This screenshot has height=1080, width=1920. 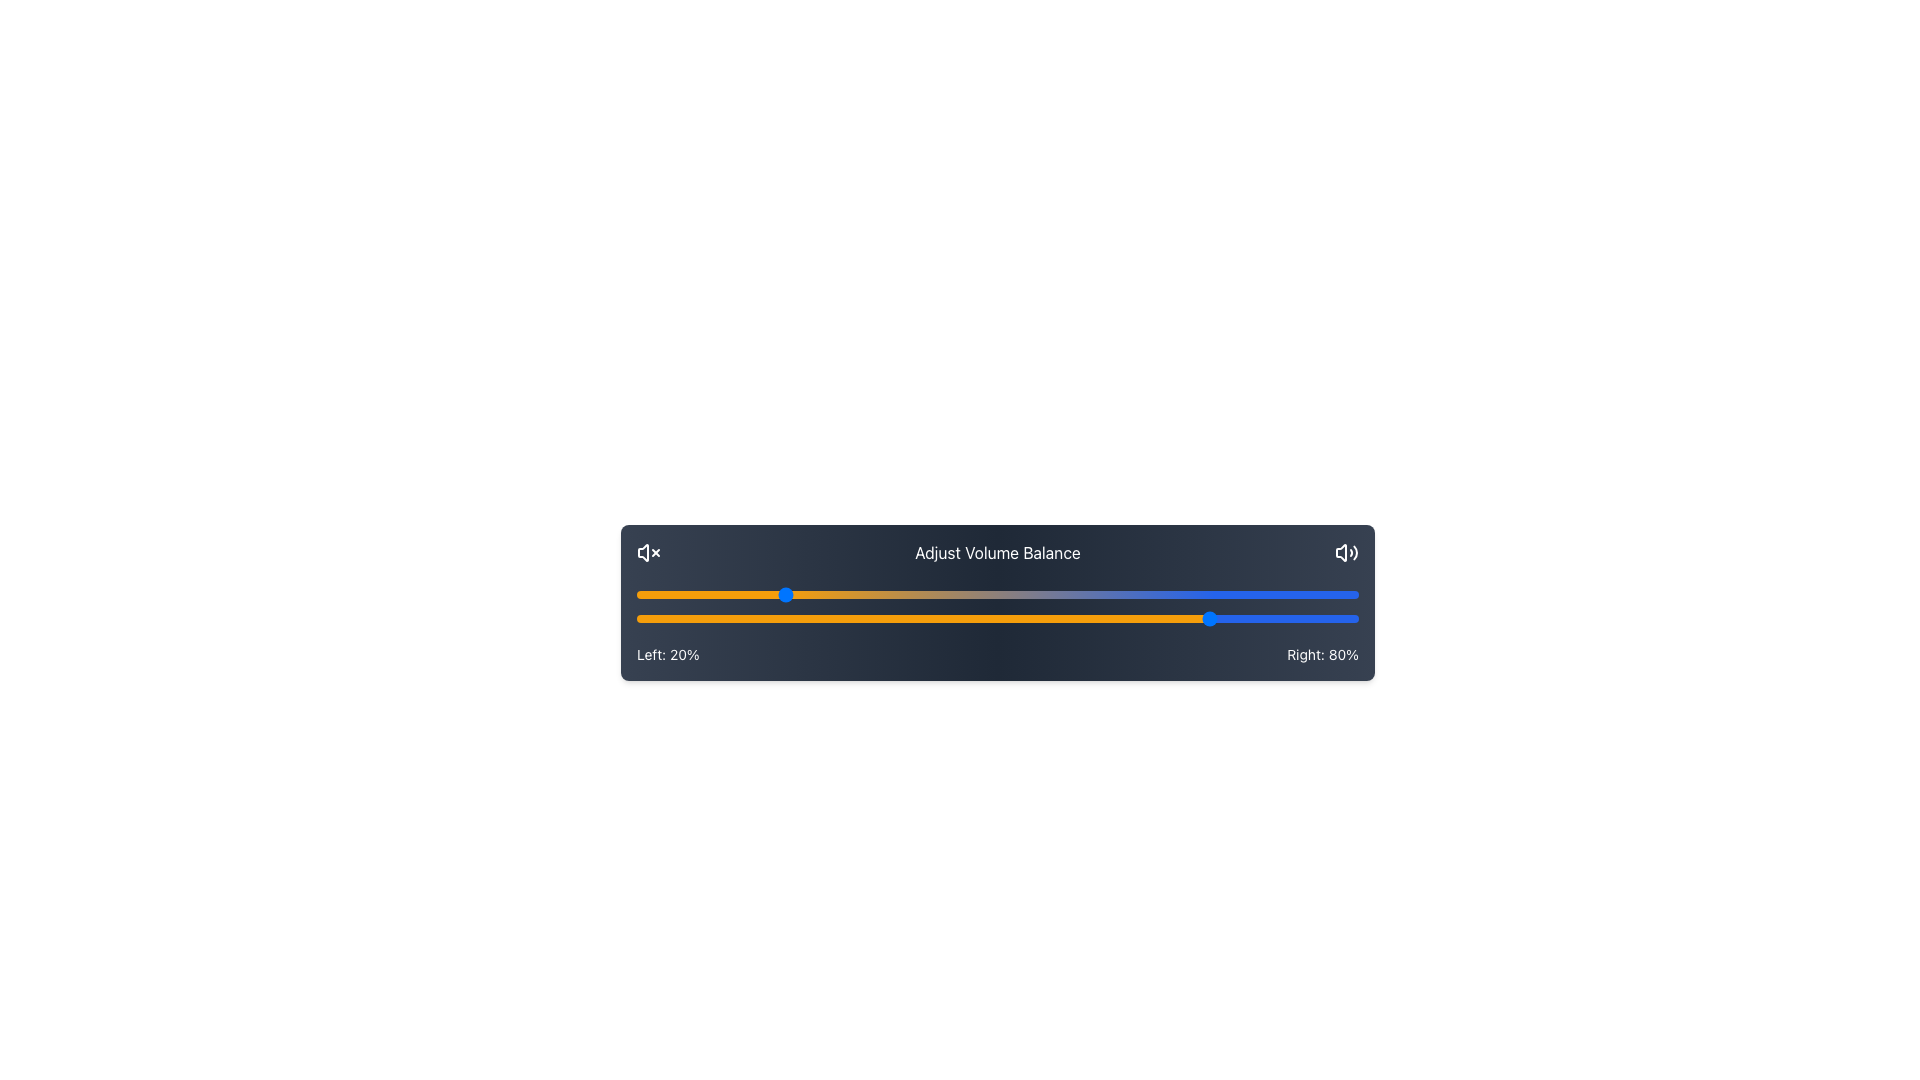 I want to click on the left balance, so click(x=853, y=593).